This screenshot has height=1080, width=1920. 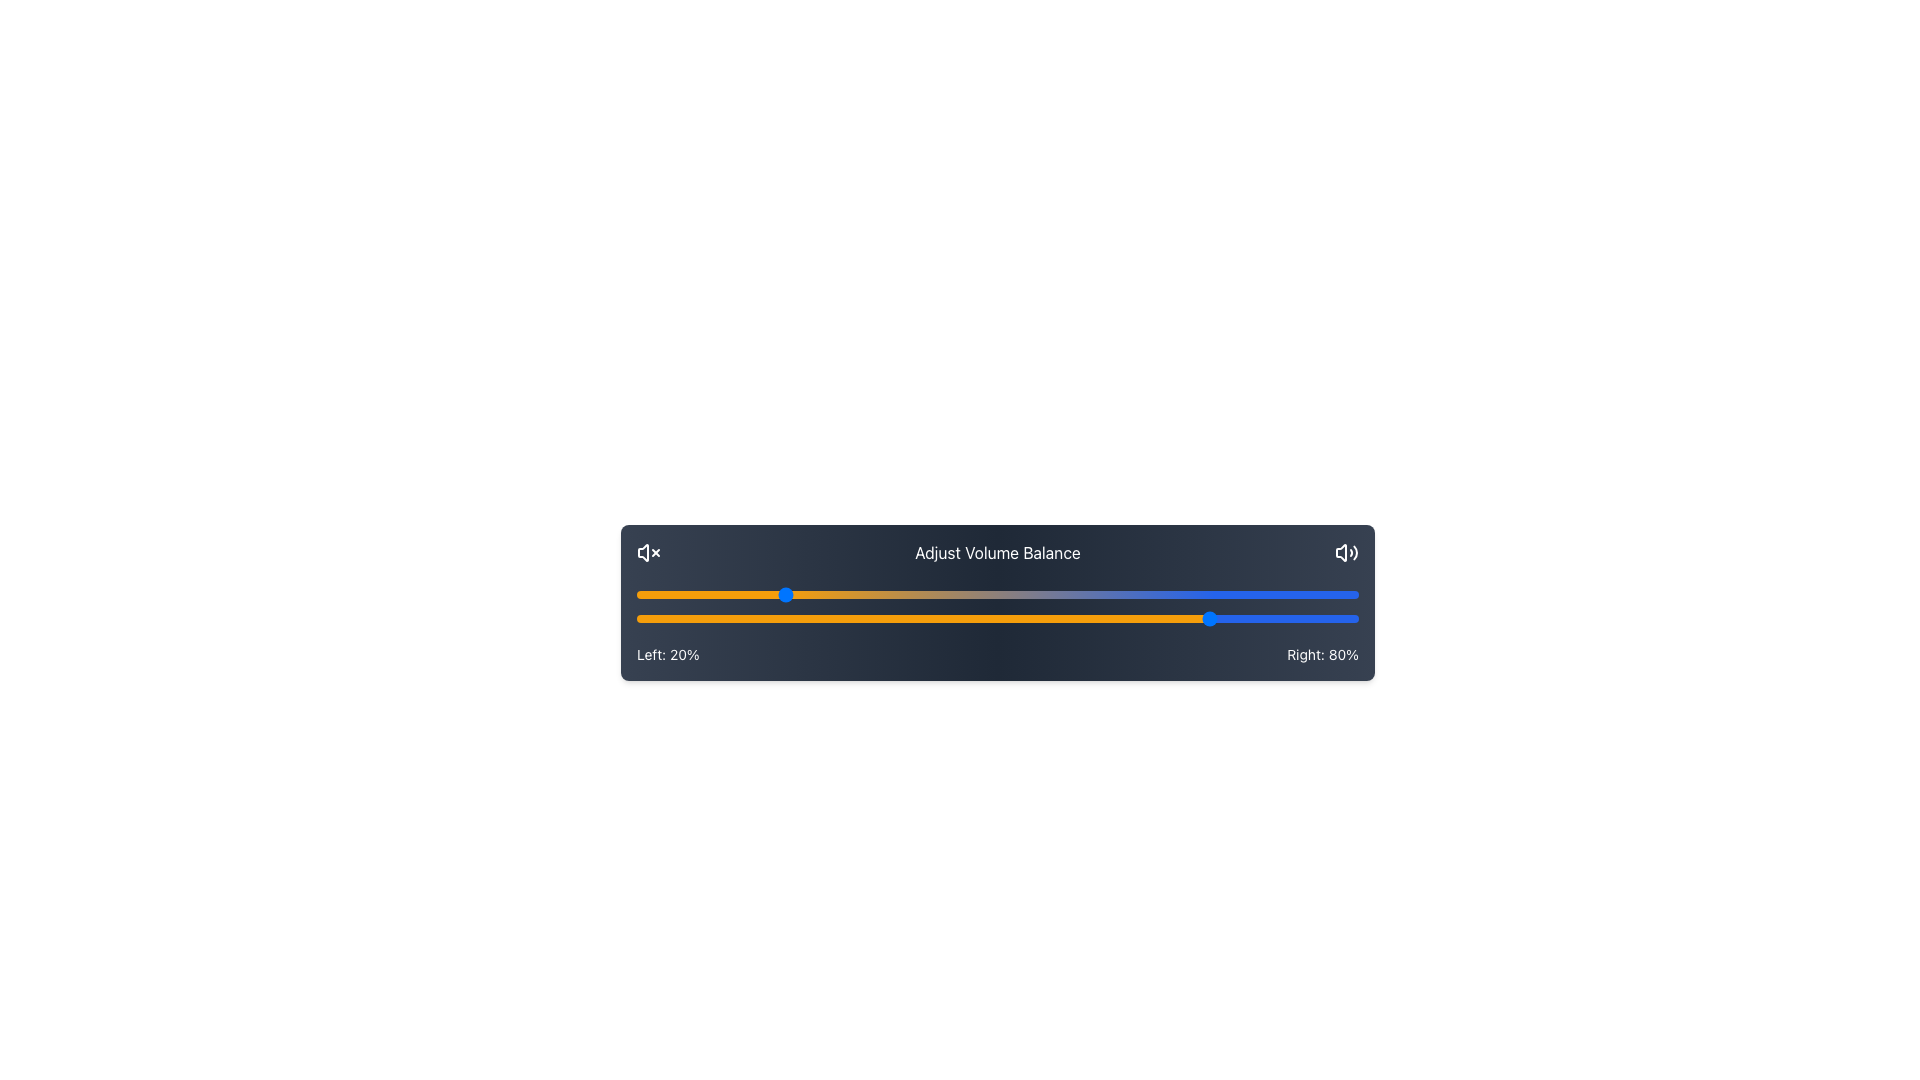 I want to click on the left balance, so click(x=853, y=593).